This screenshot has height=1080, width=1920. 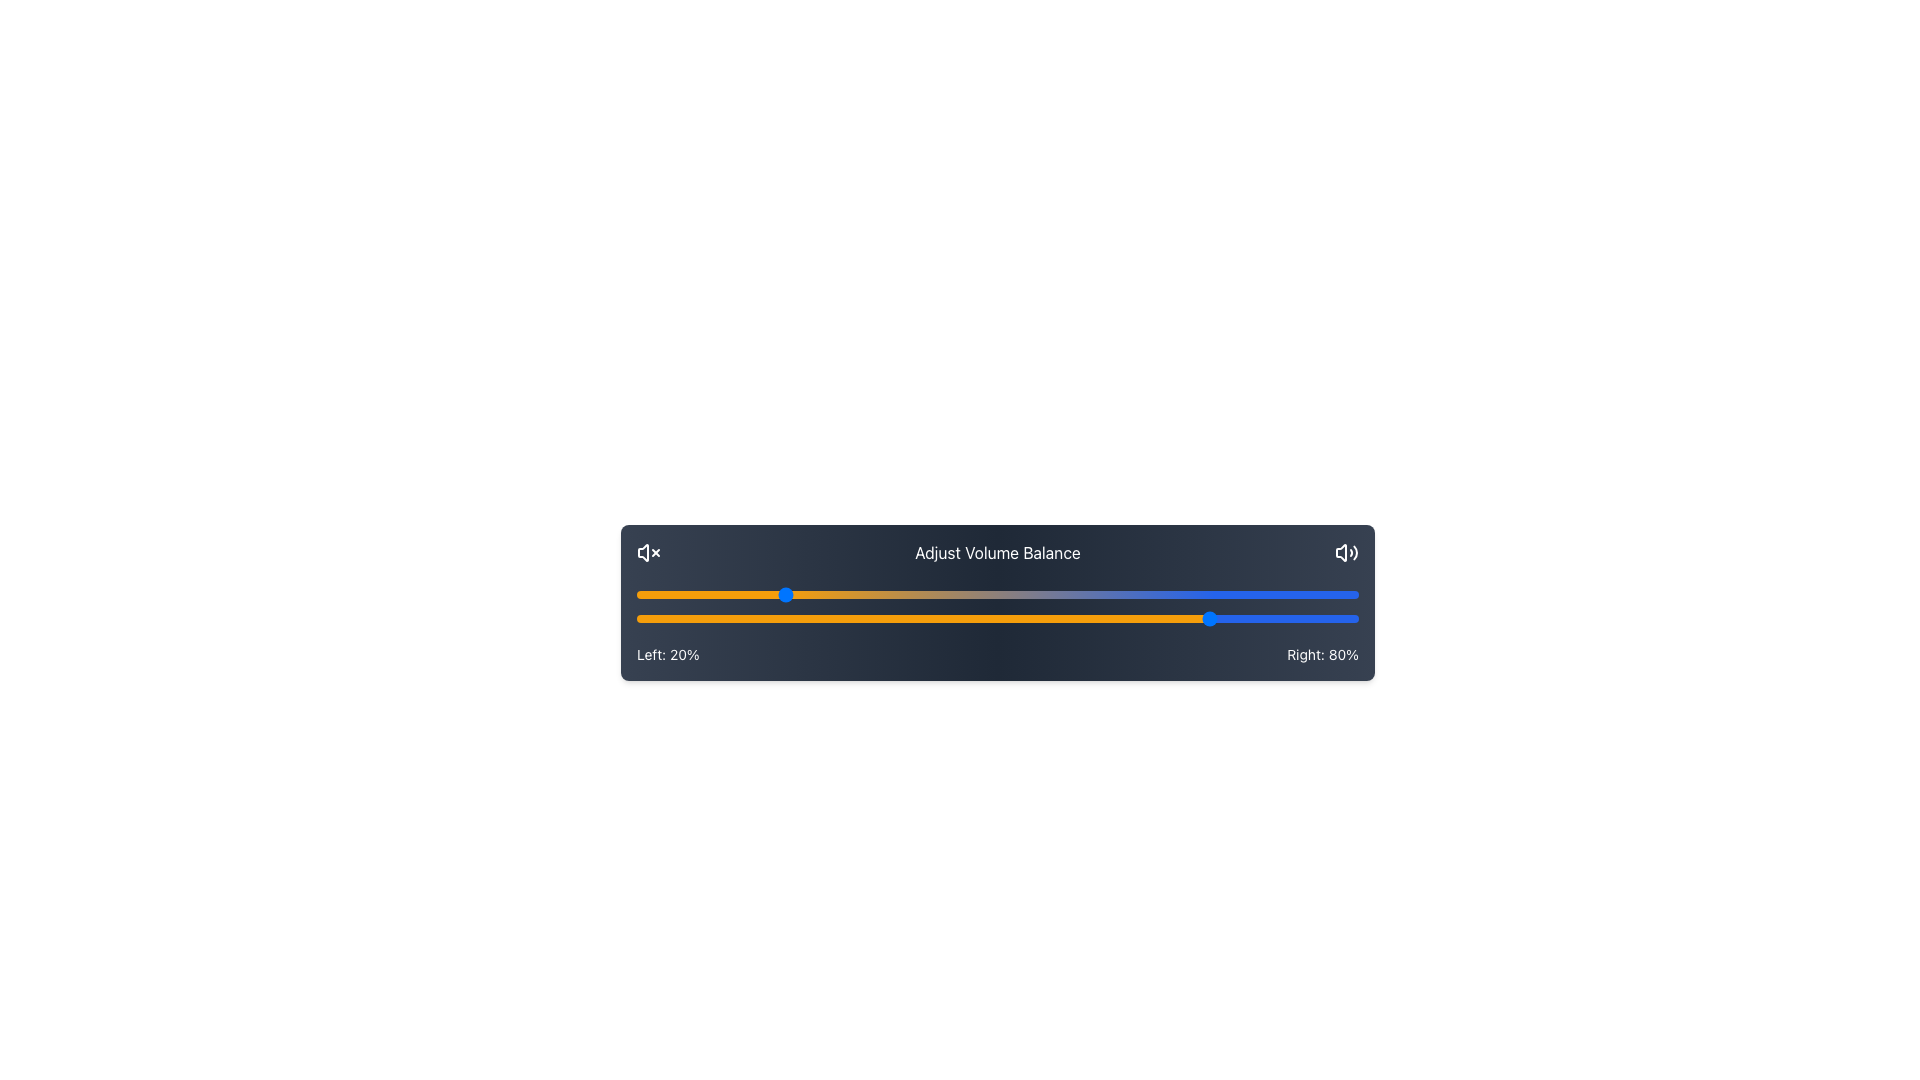 I want to click on the left balance, so click(x=853, y=593).